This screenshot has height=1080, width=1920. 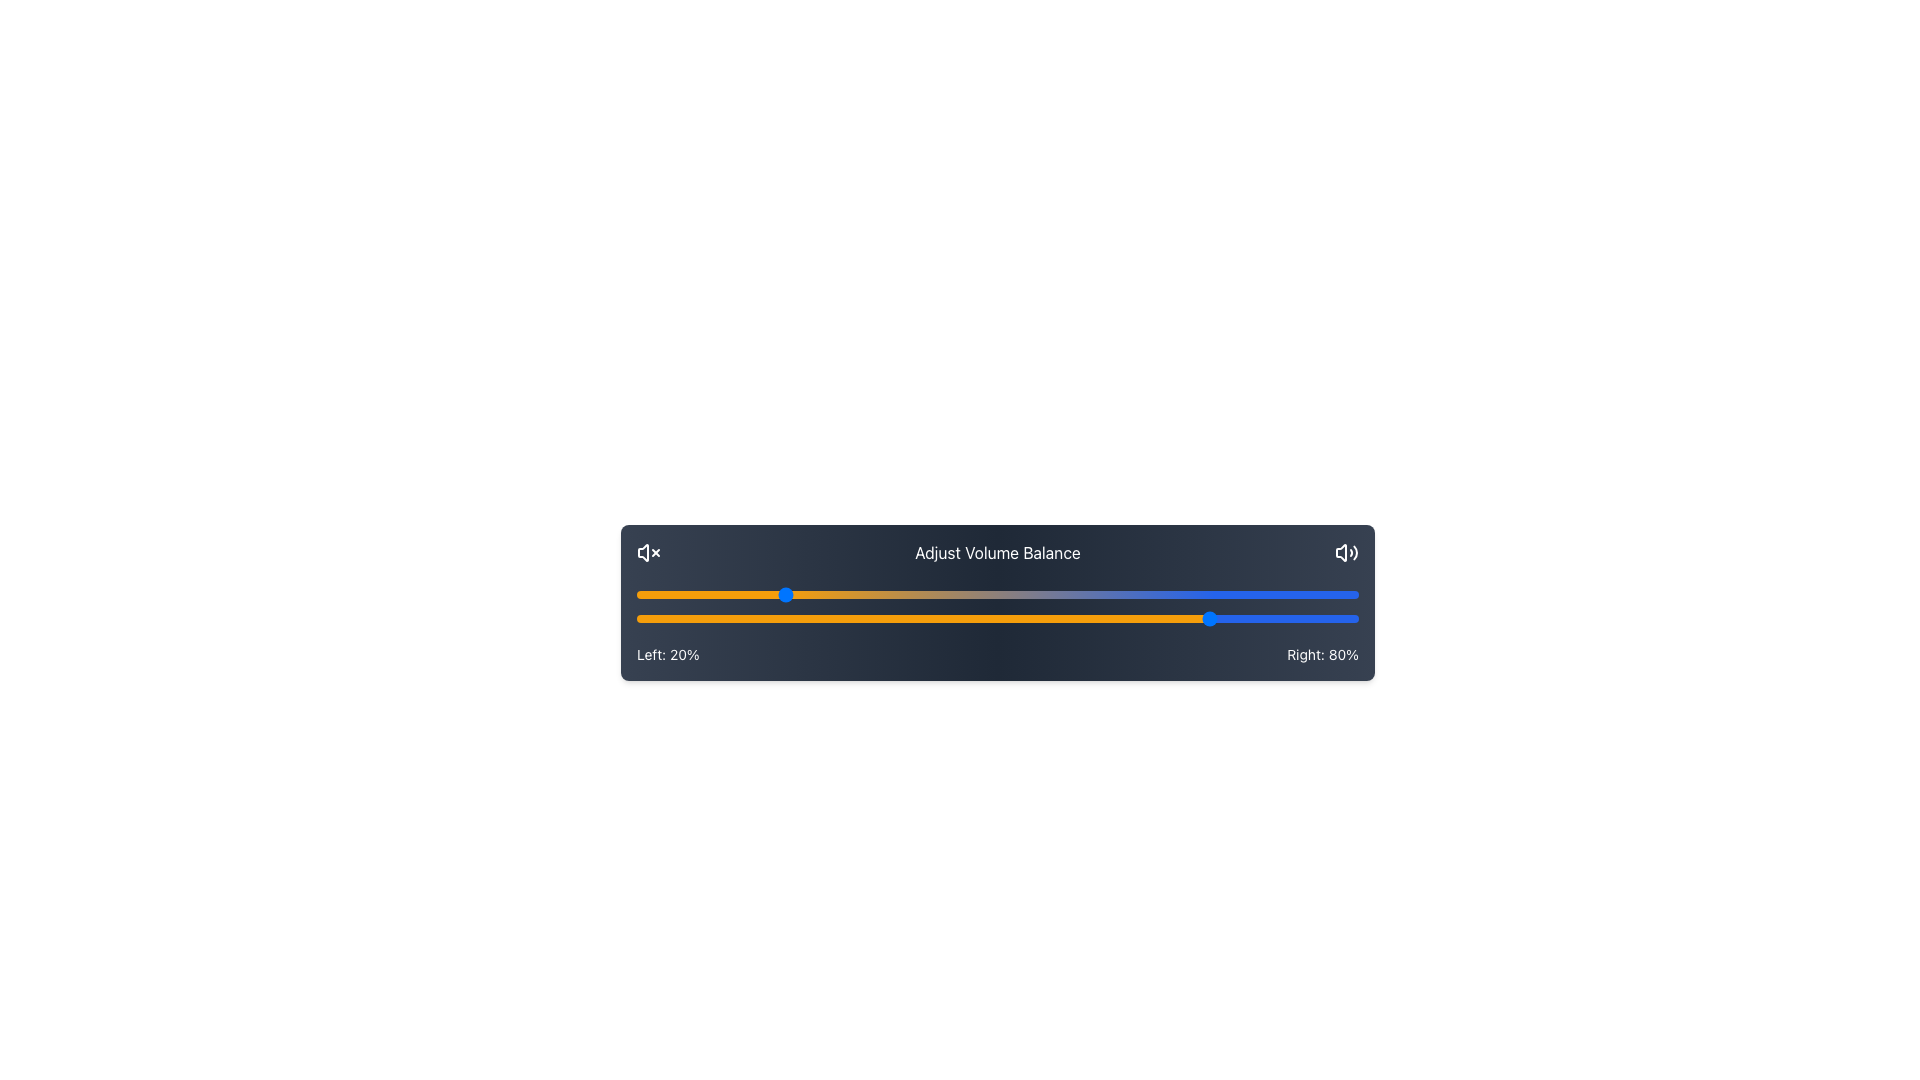 I want to click on the left balance, so click(x=853, y=593).